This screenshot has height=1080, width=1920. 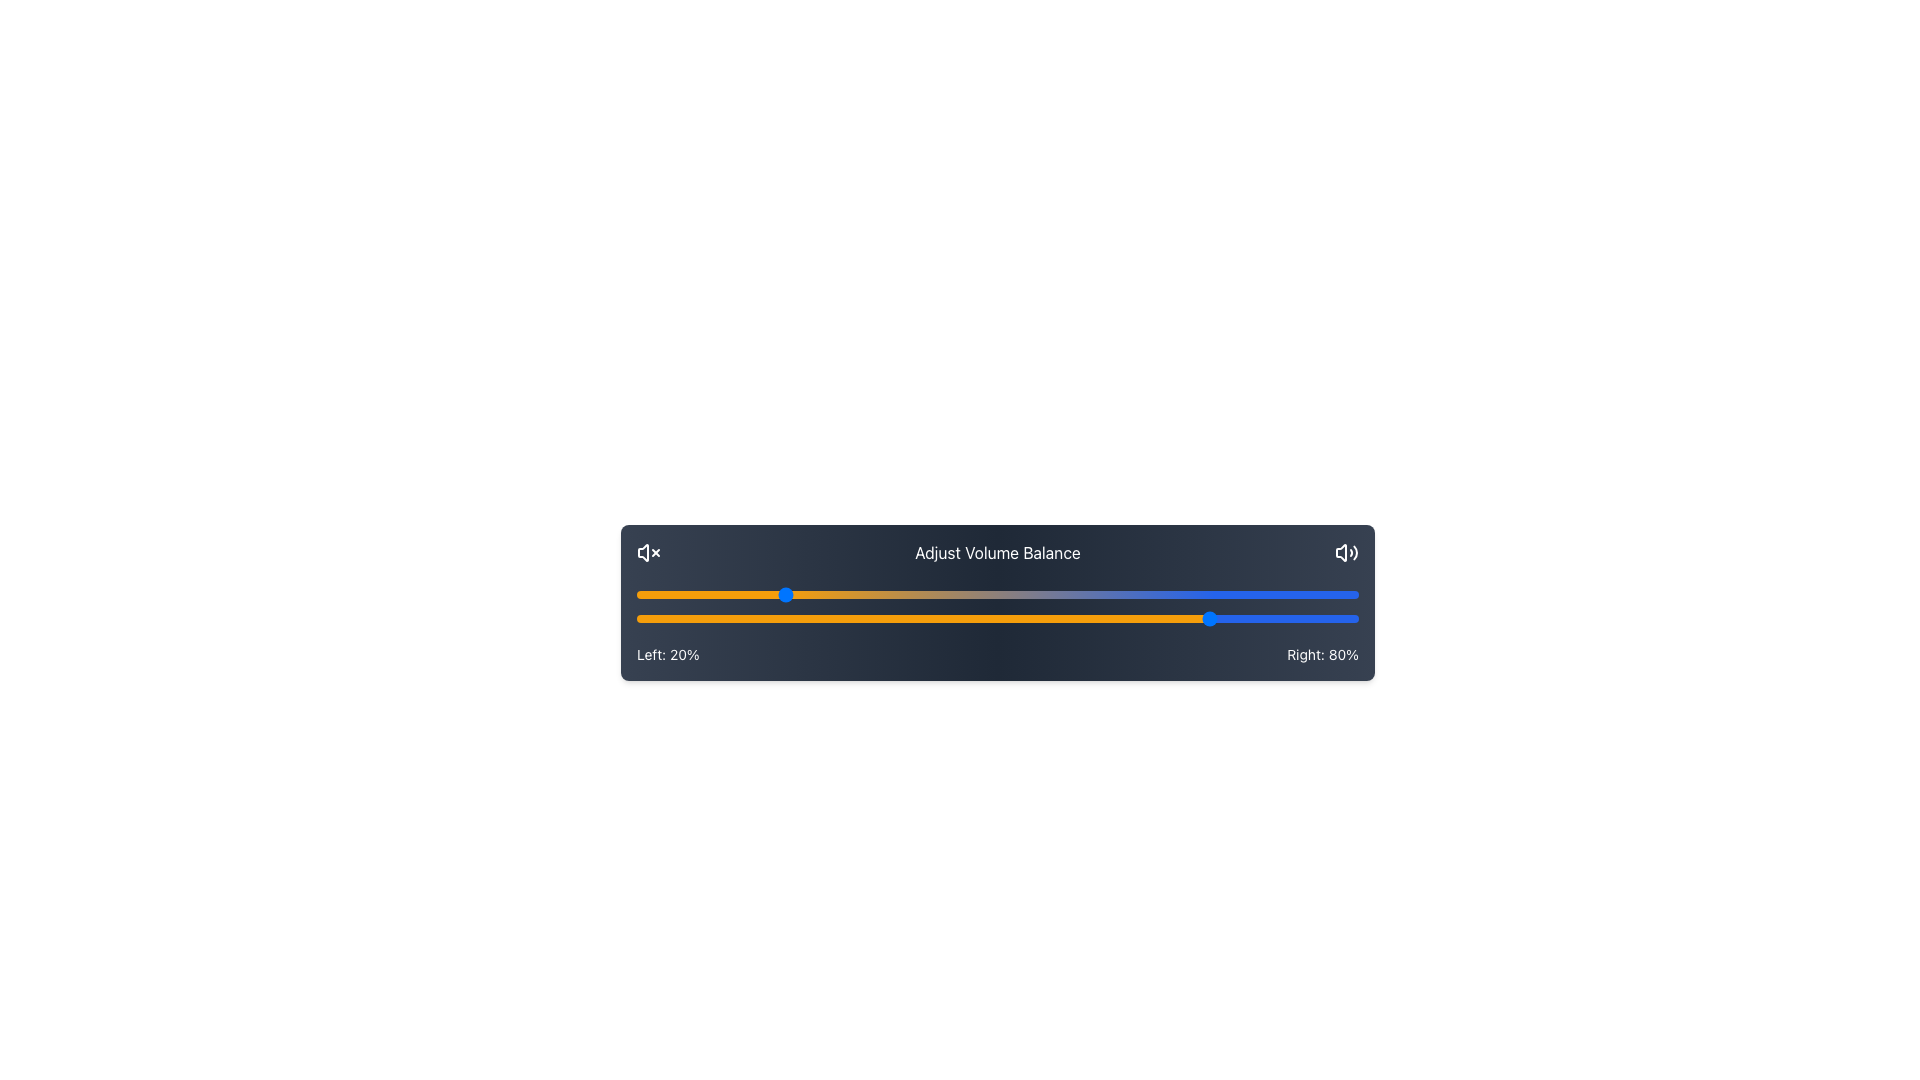 I want to click on the left balance, so click(x=853, y=593).